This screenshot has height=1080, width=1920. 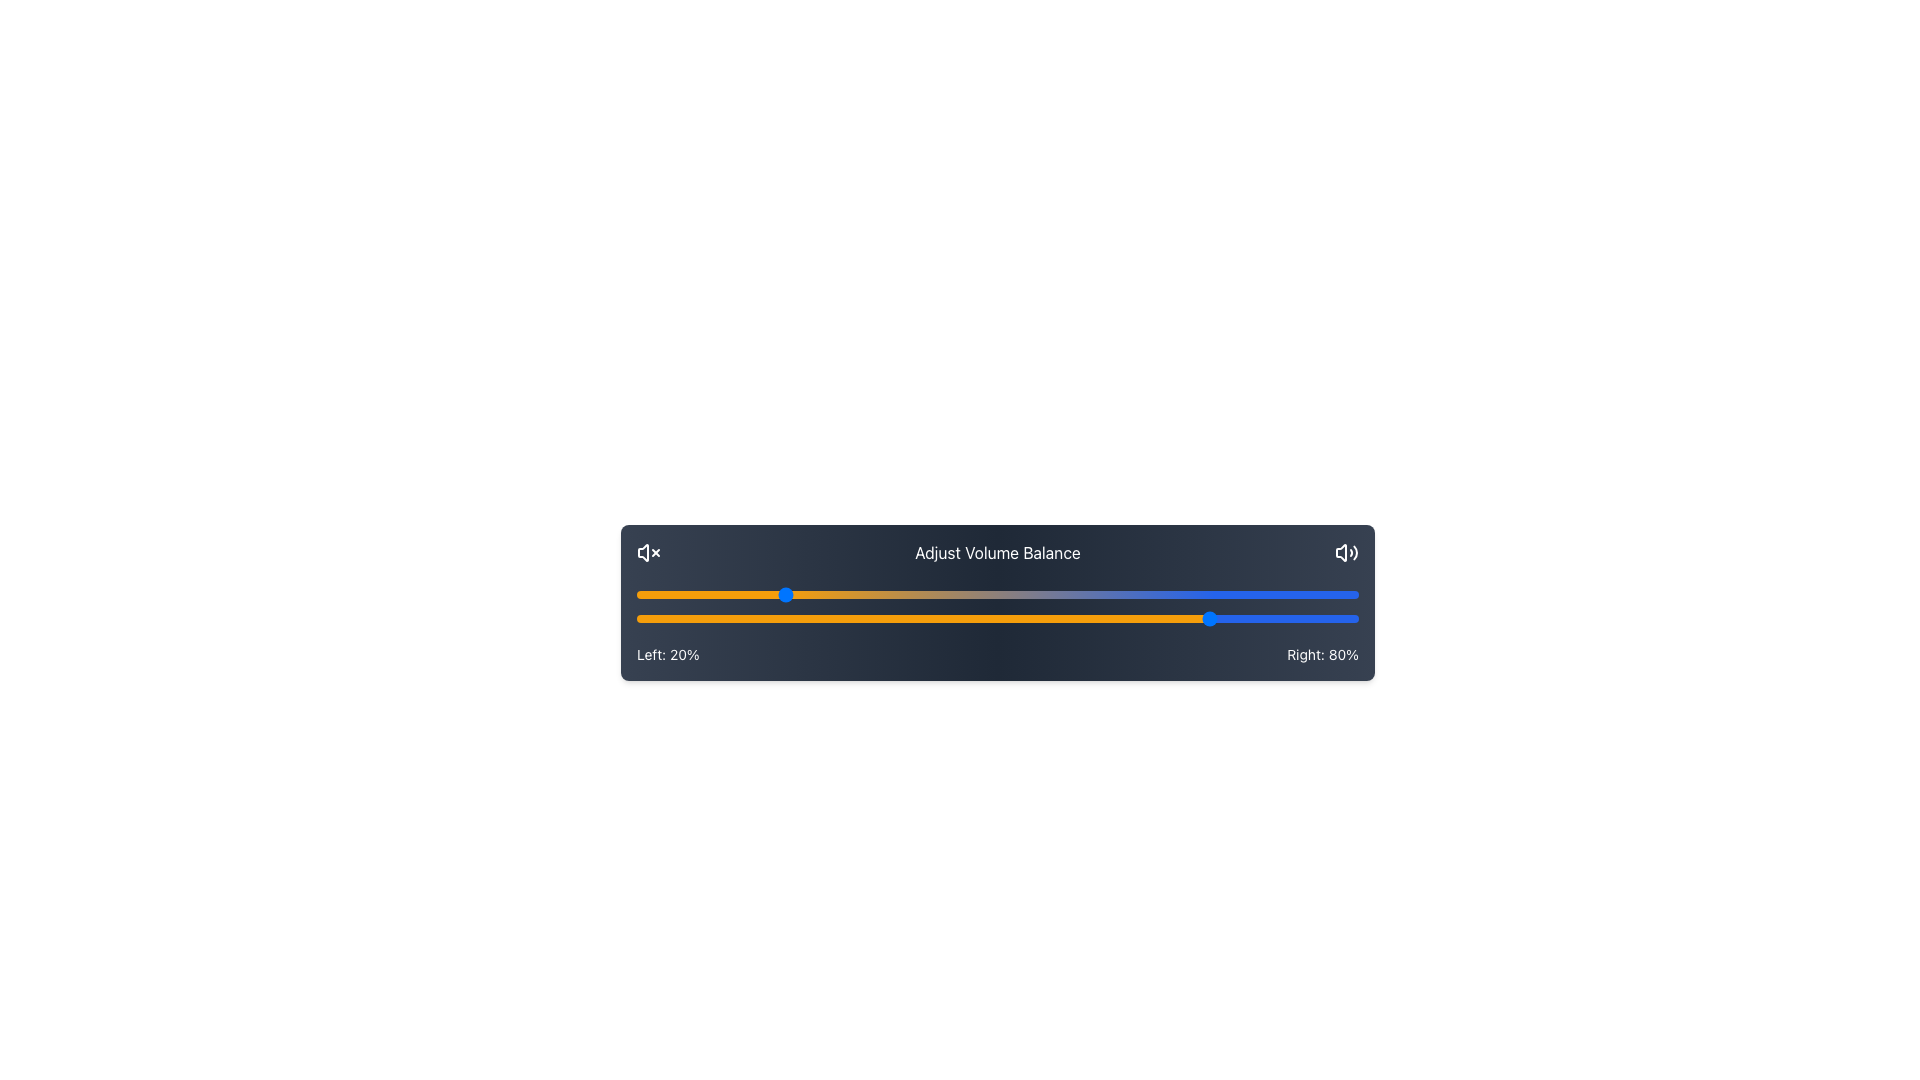 I want to click on the left balance, so click(x=853, y=593).